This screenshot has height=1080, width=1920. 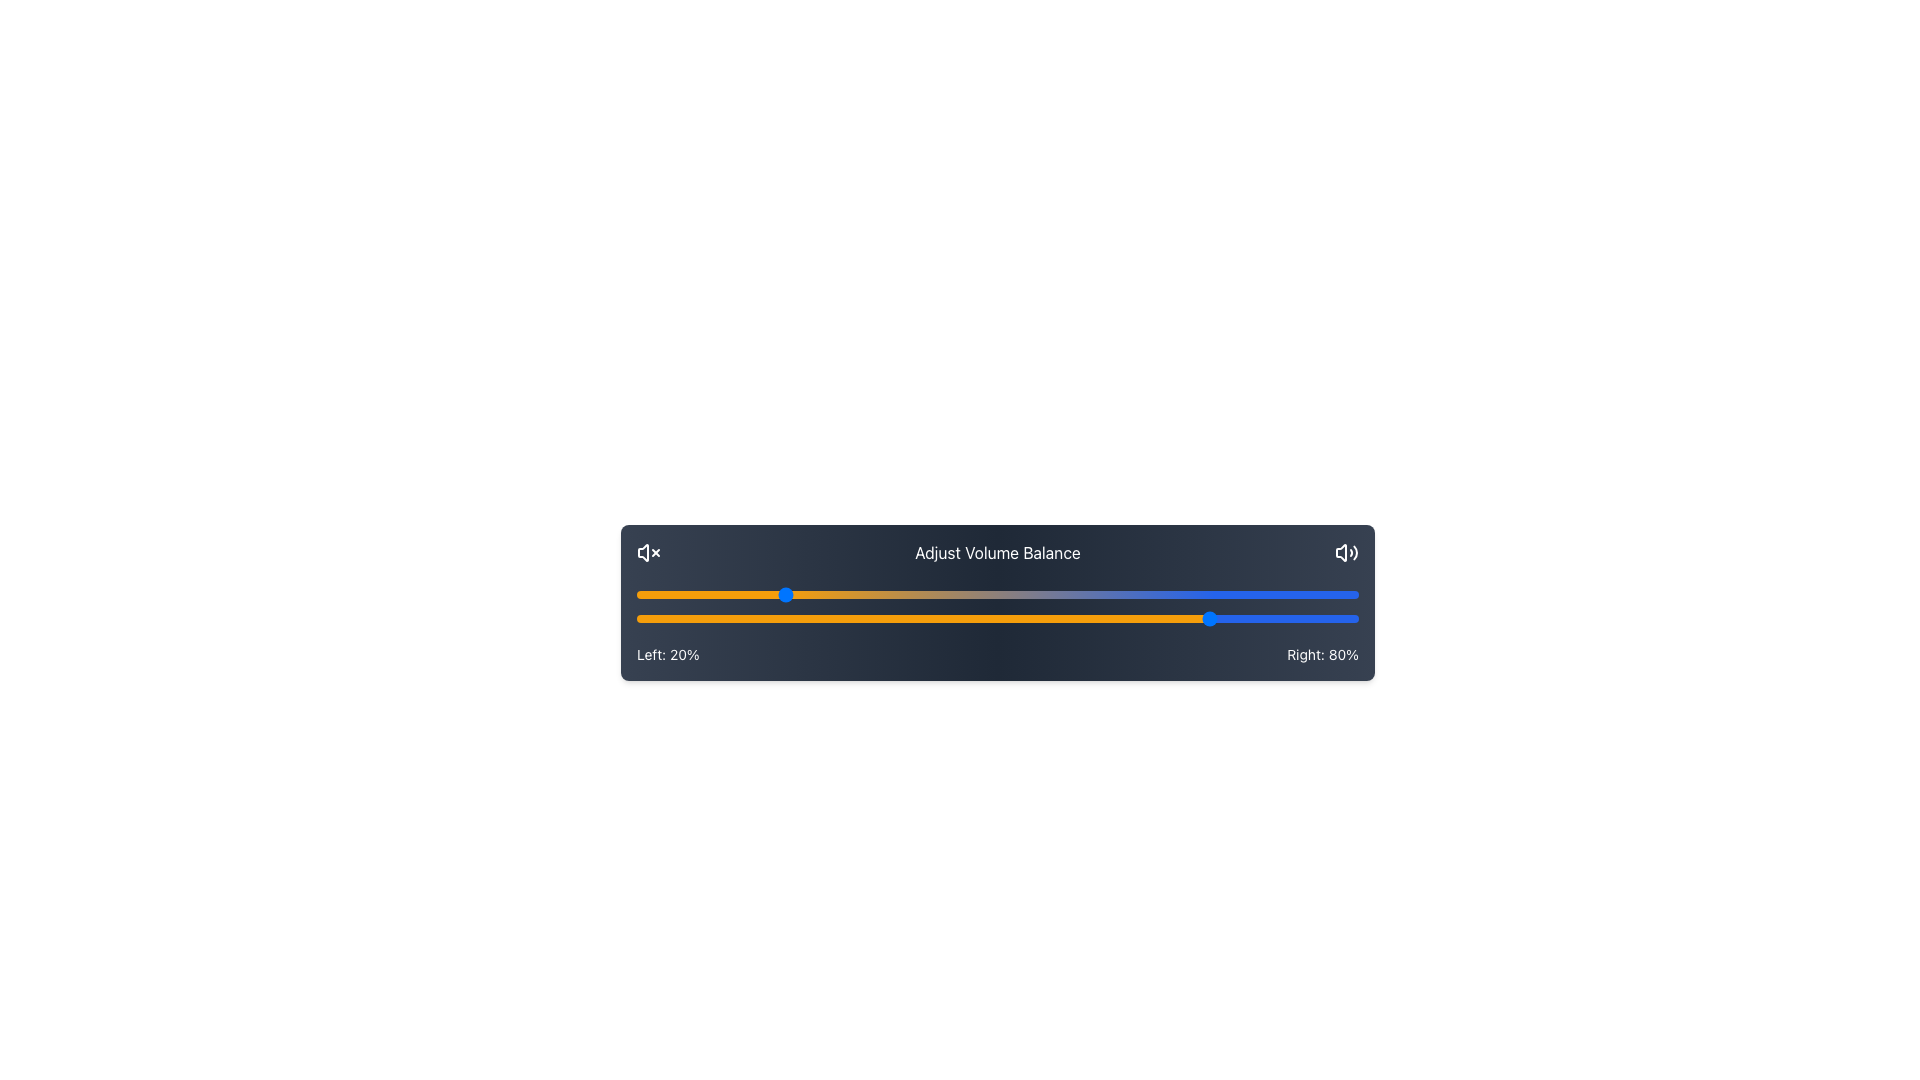 I want to click on the left balance, so click(x=853, y=593).